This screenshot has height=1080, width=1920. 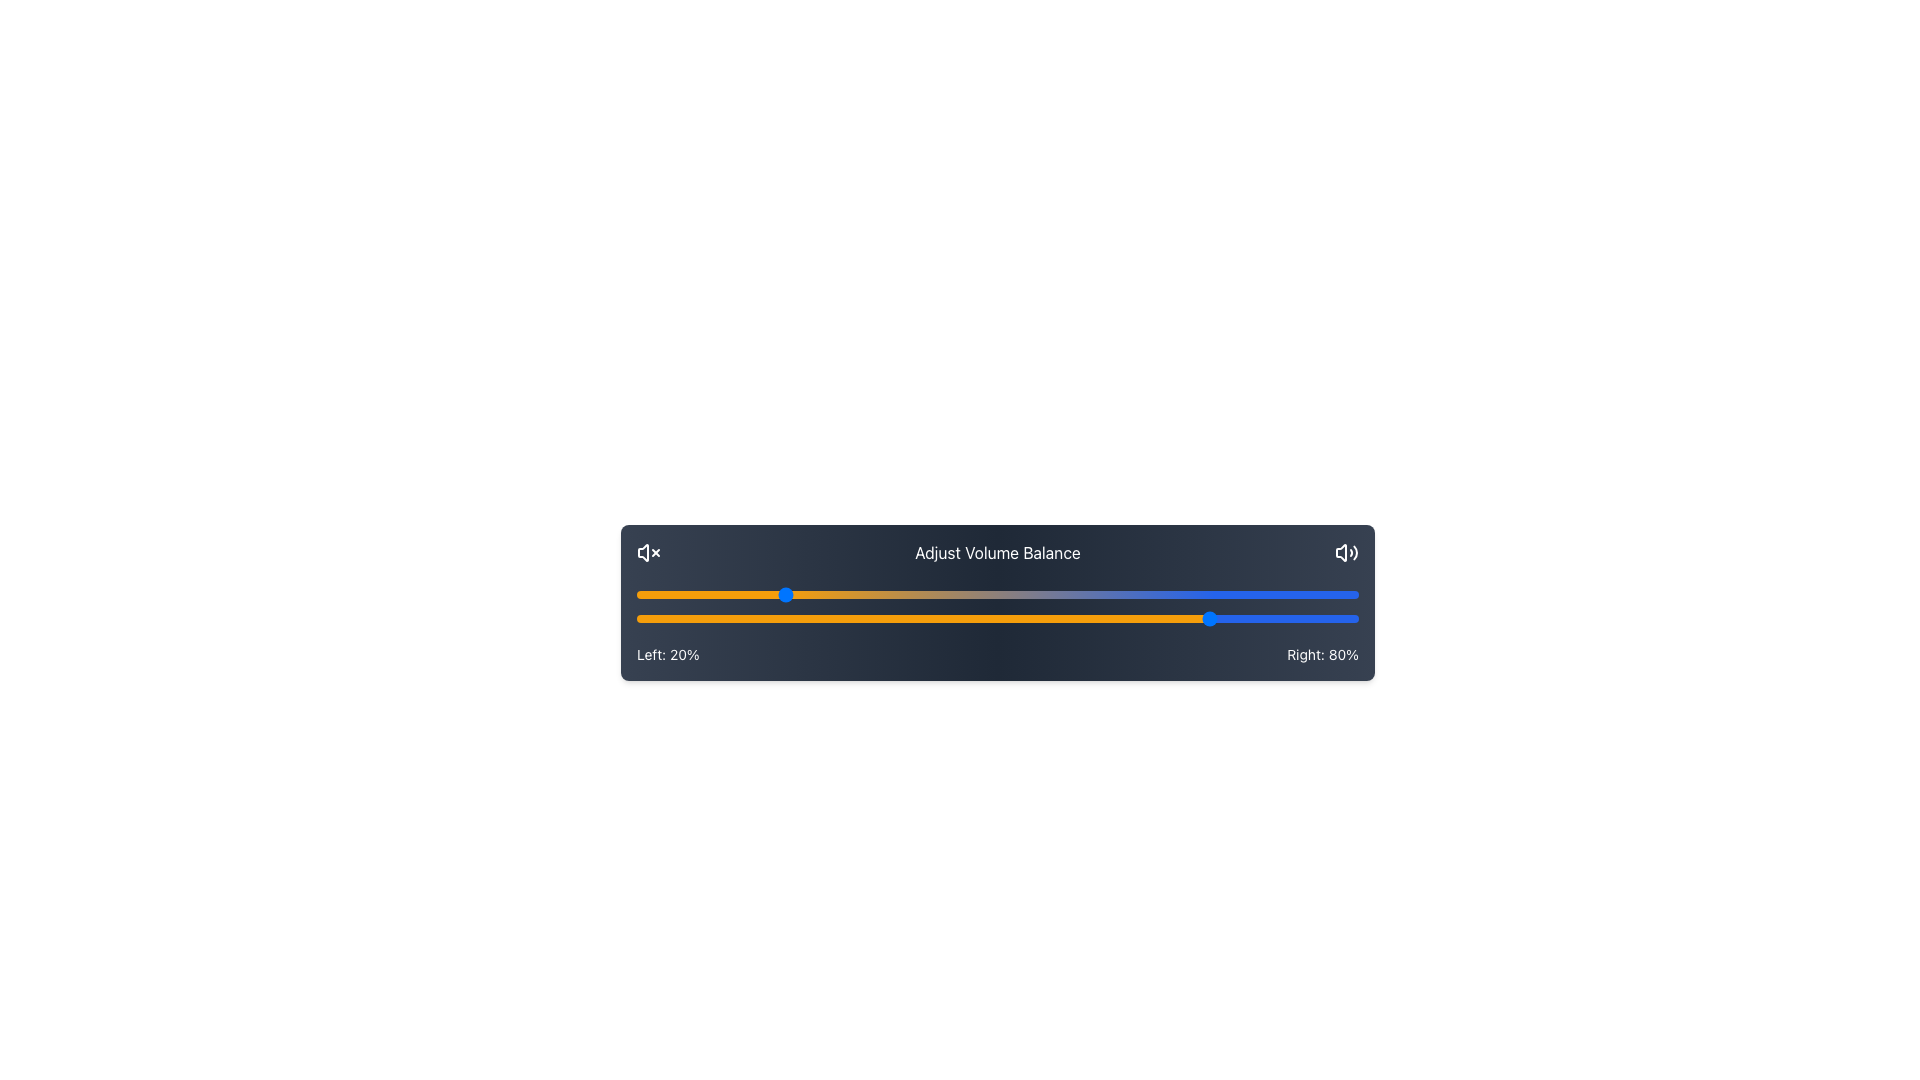 I want to click on the left balance, so click(x=853, y=593).